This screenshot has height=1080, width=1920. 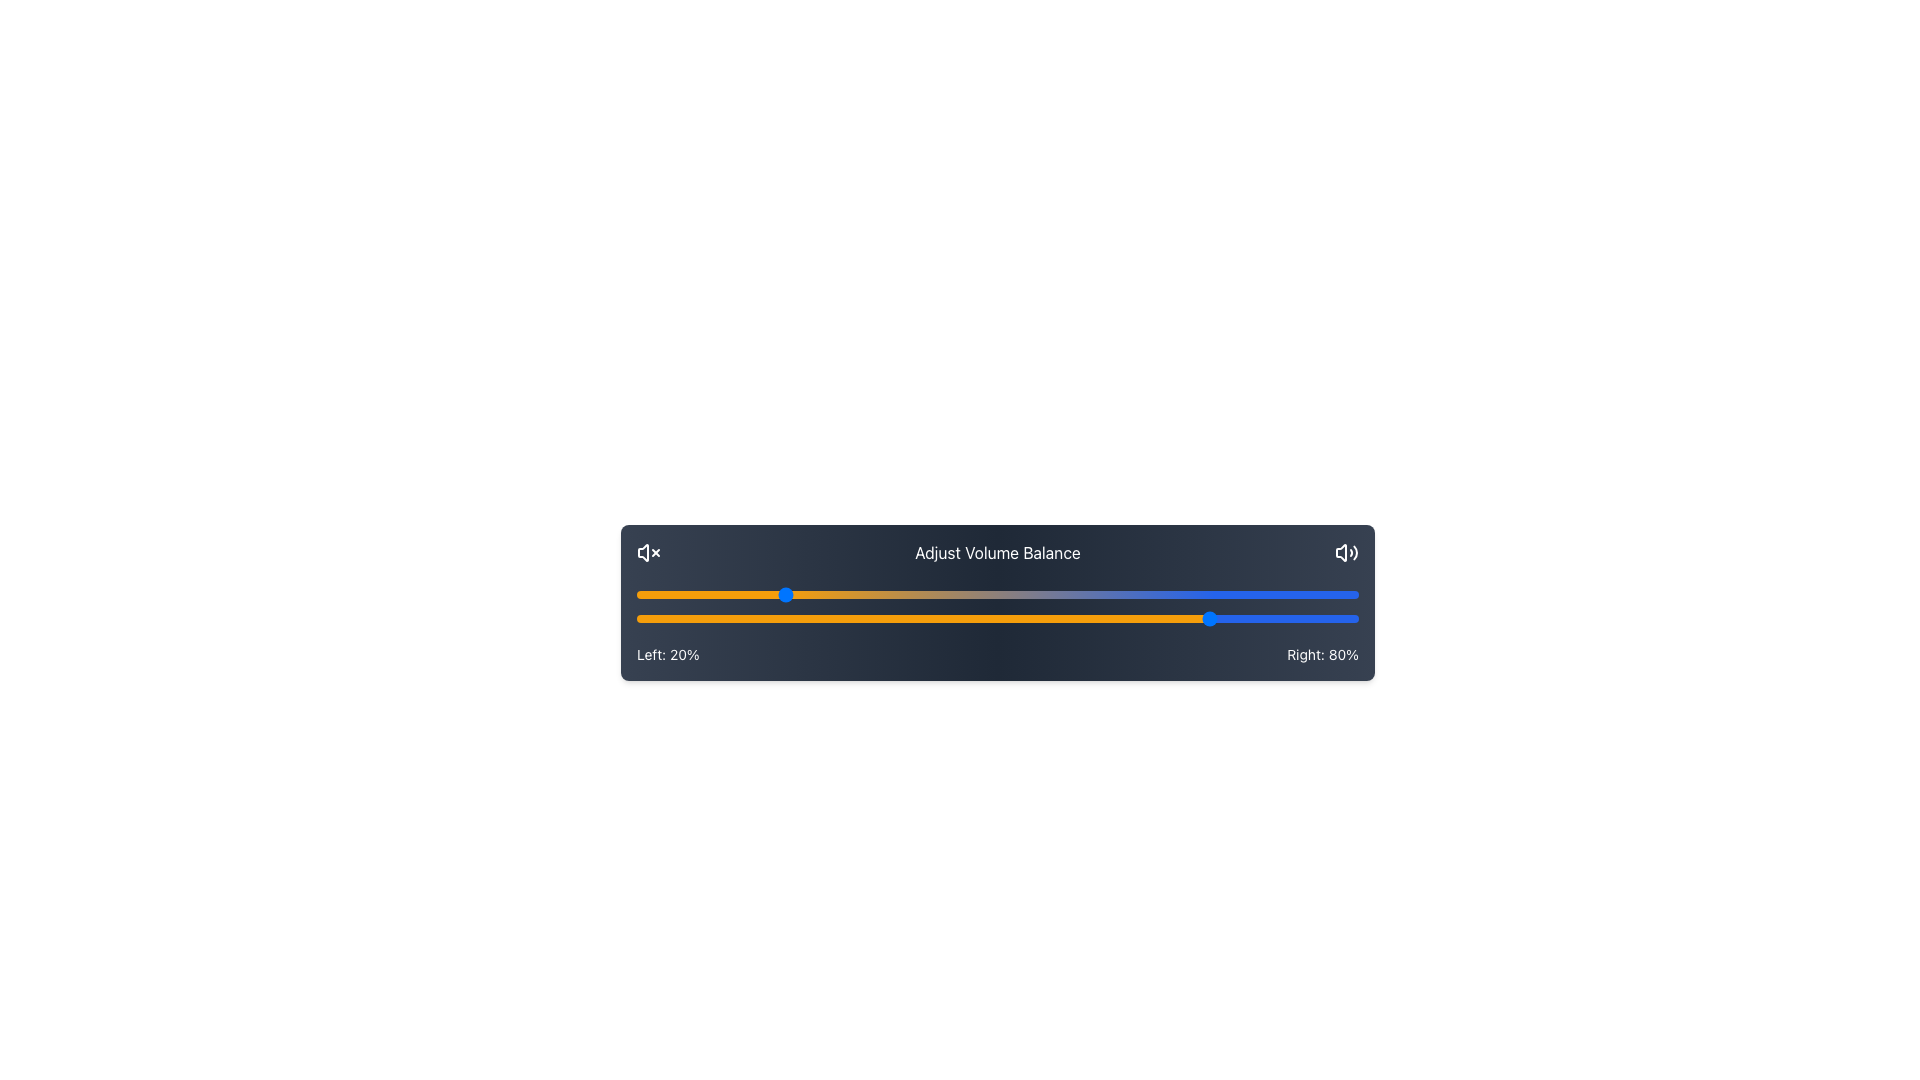 I want to click on the left balance, so click(x=853, y=593).